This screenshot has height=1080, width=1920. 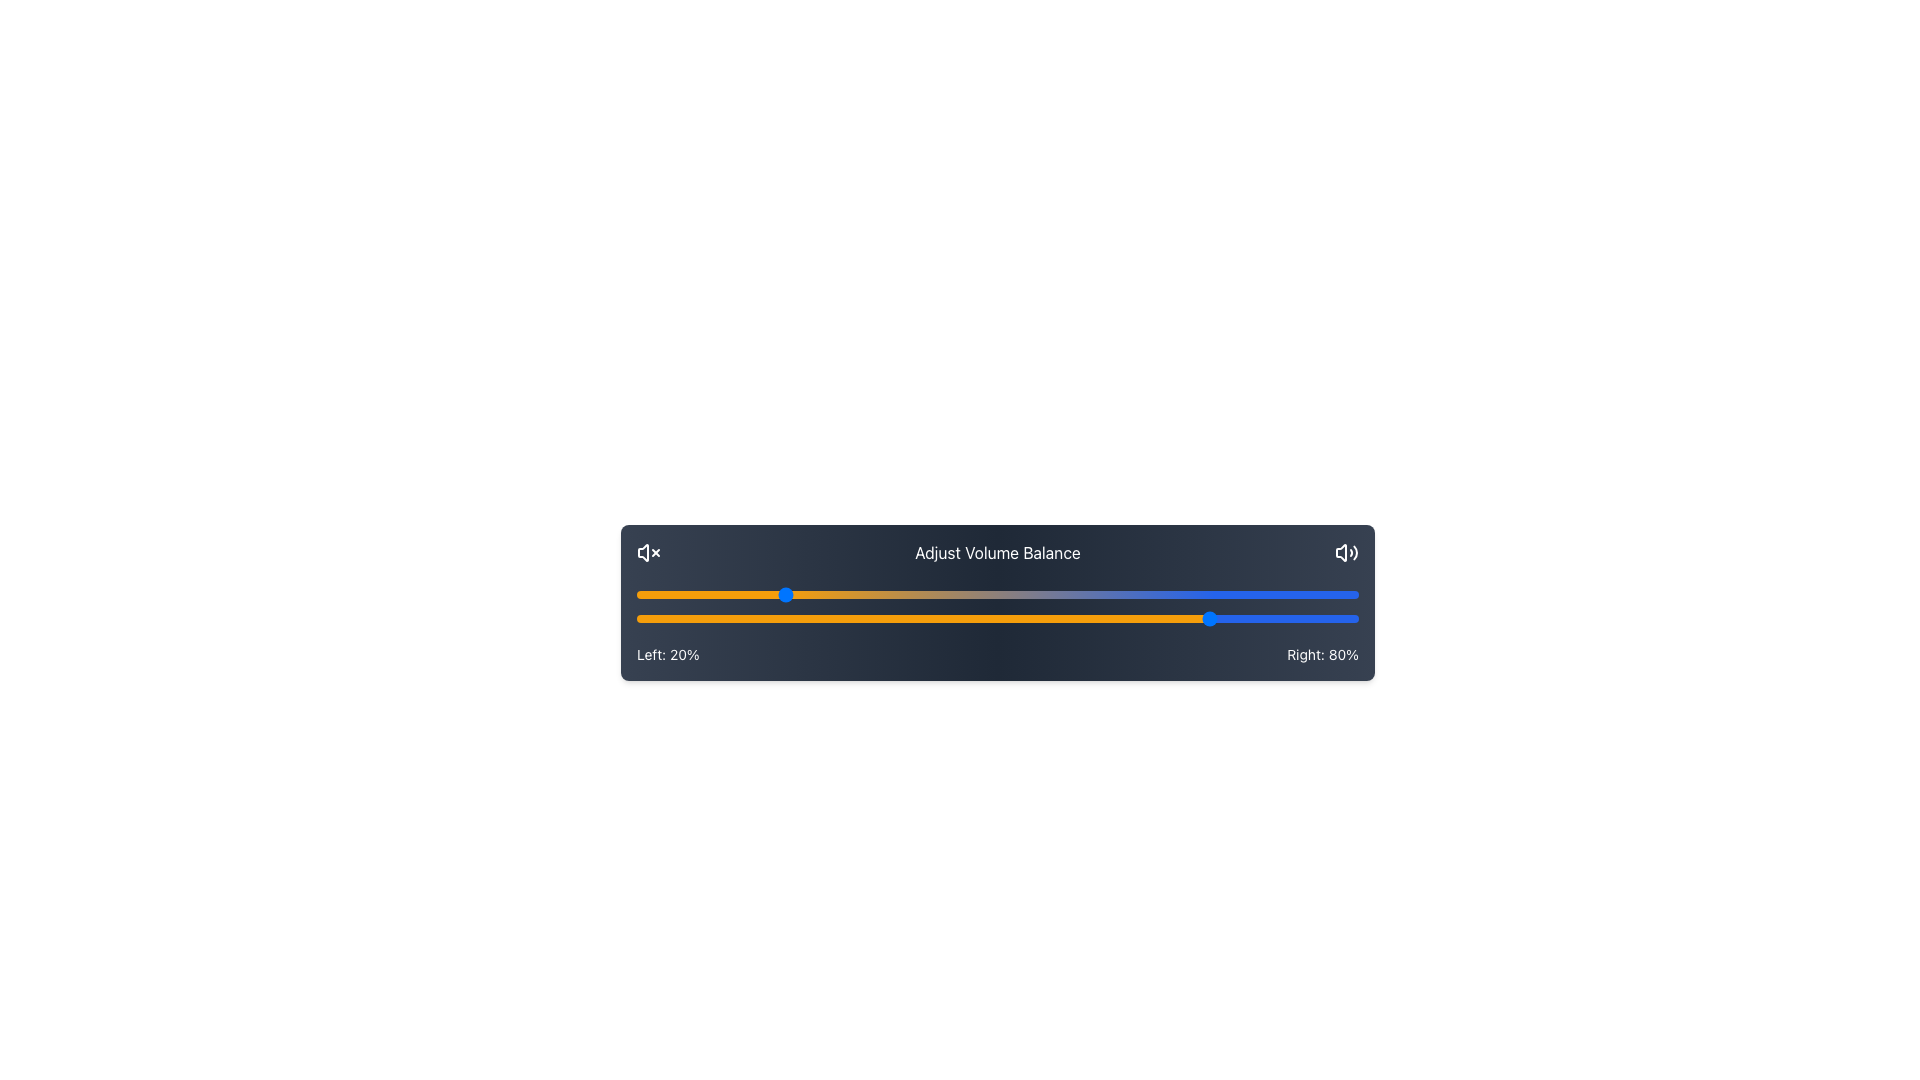 I want to click on the left balance, so click(x=853, y=593).